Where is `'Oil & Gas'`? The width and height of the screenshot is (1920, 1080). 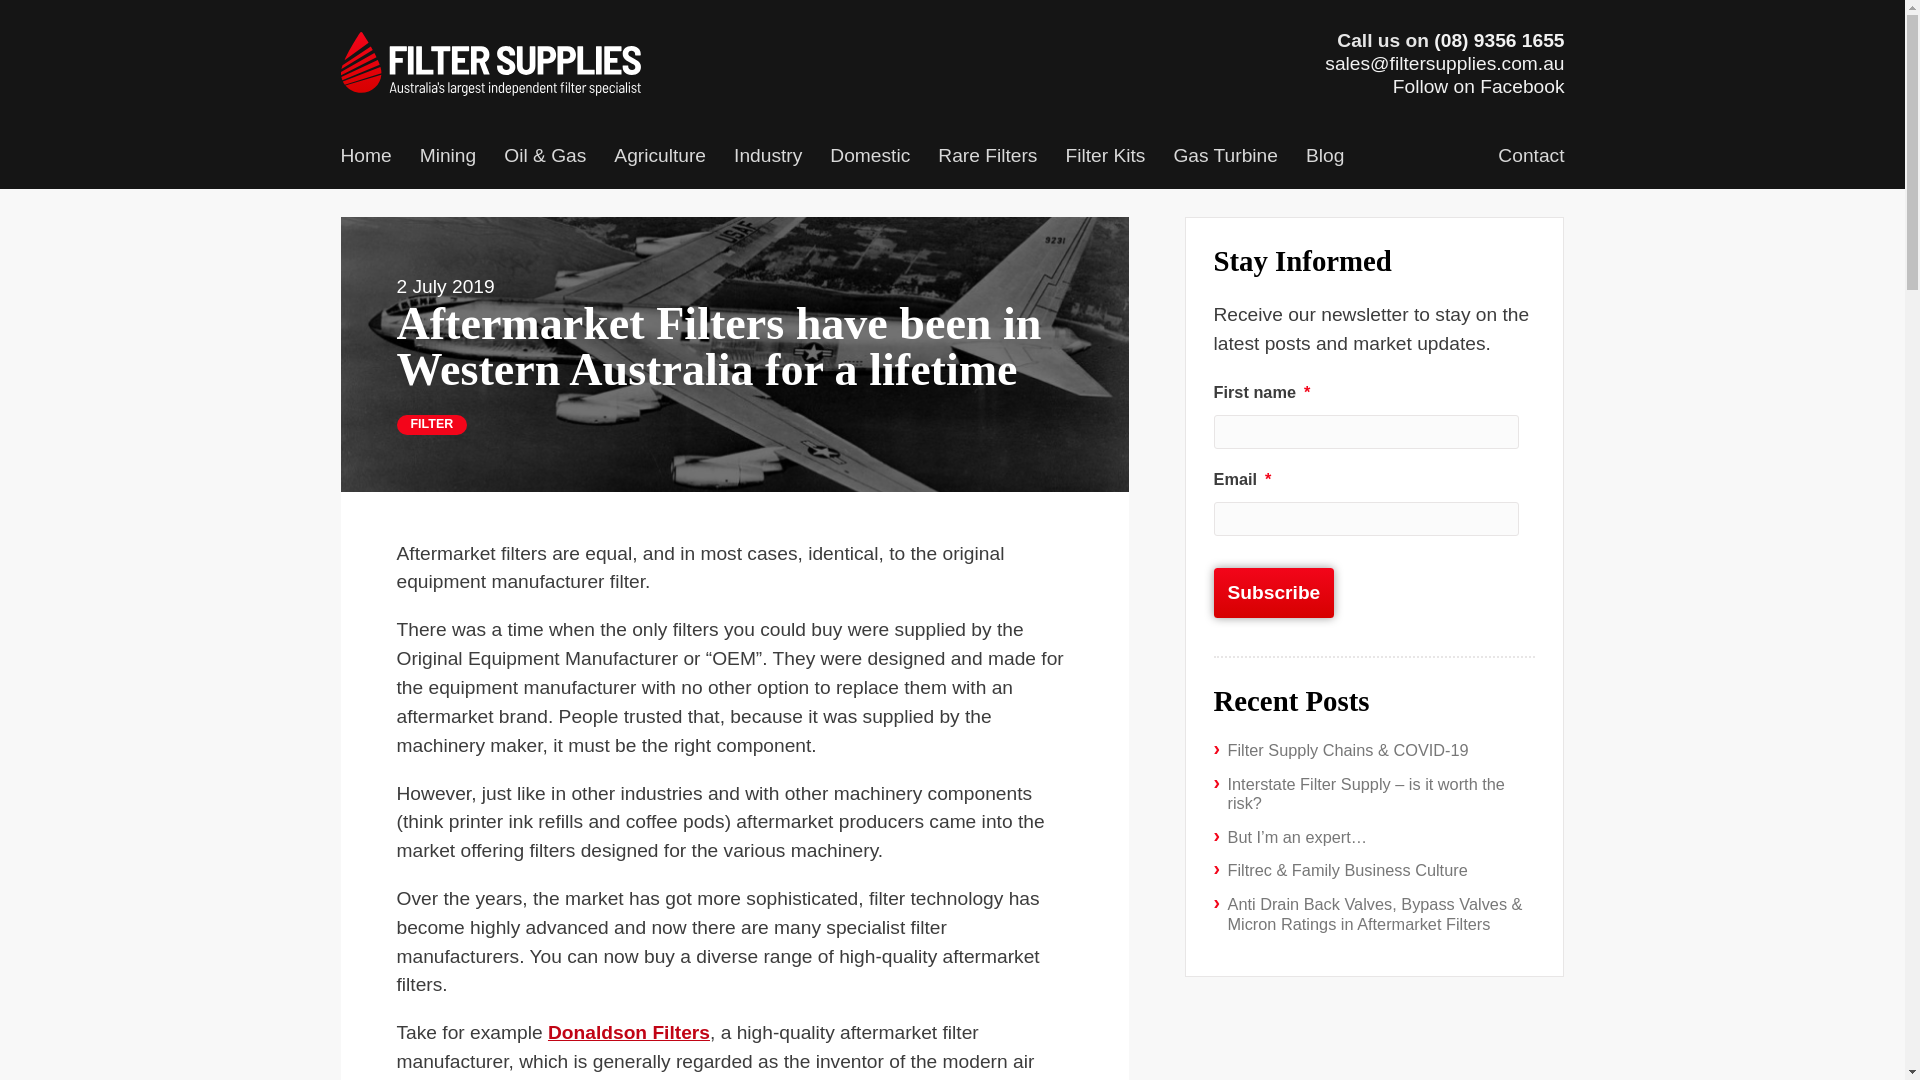
'Oil & Gas' is located at coordinates (489, 157).